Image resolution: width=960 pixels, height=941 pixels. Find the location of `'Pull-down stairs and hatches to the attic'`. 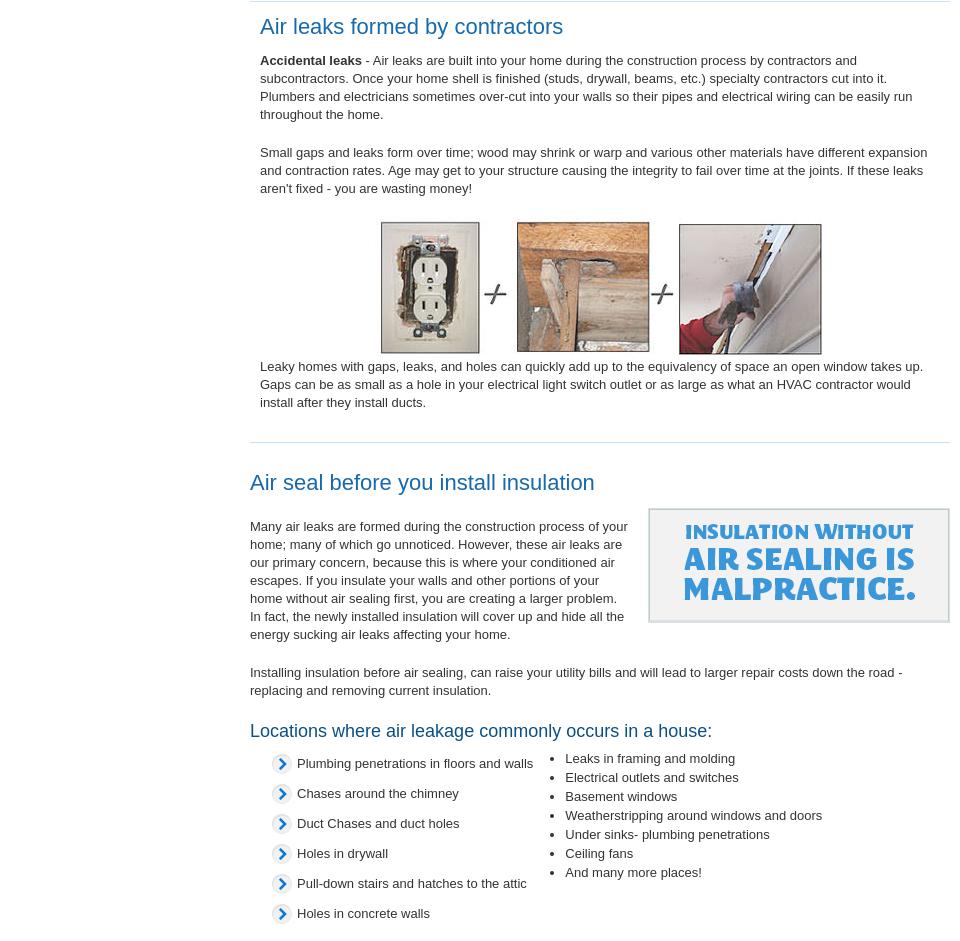

'Pull-down stairs and hatches to the attic' is located at coordinates (410, 883).